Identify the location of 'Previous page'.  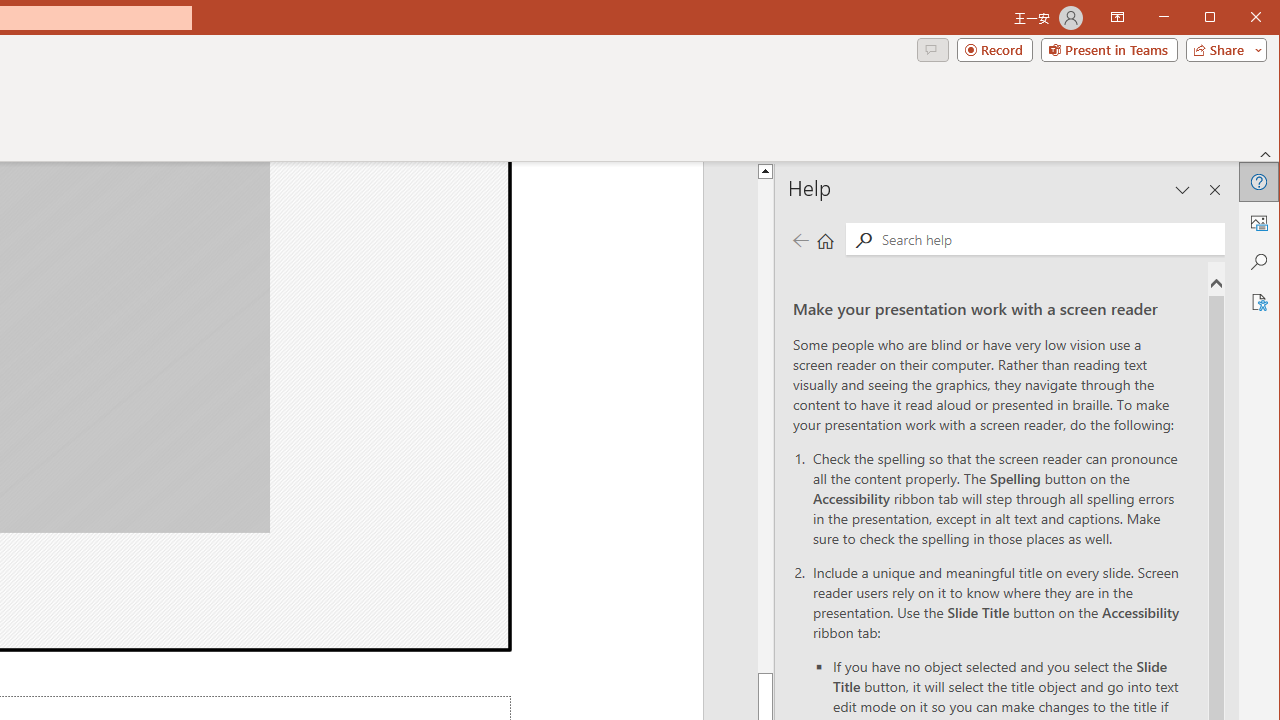
(800, 239).